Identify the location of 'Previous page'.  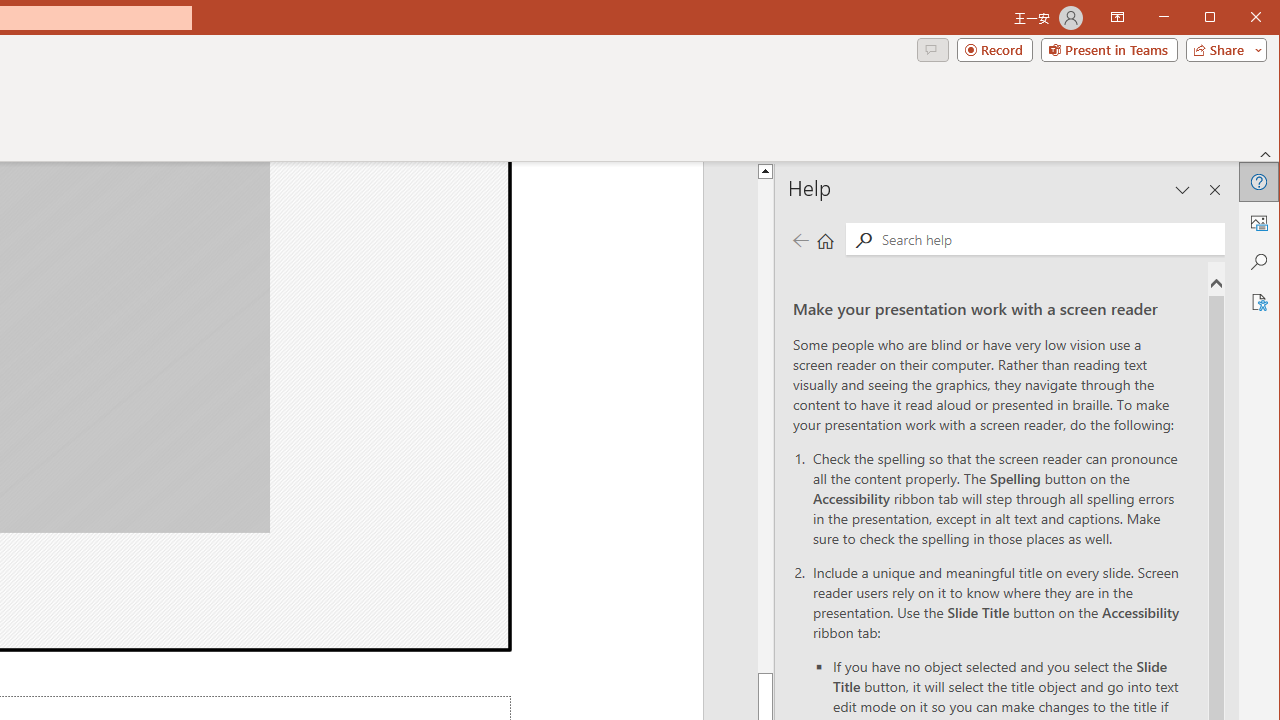
(800, 239).